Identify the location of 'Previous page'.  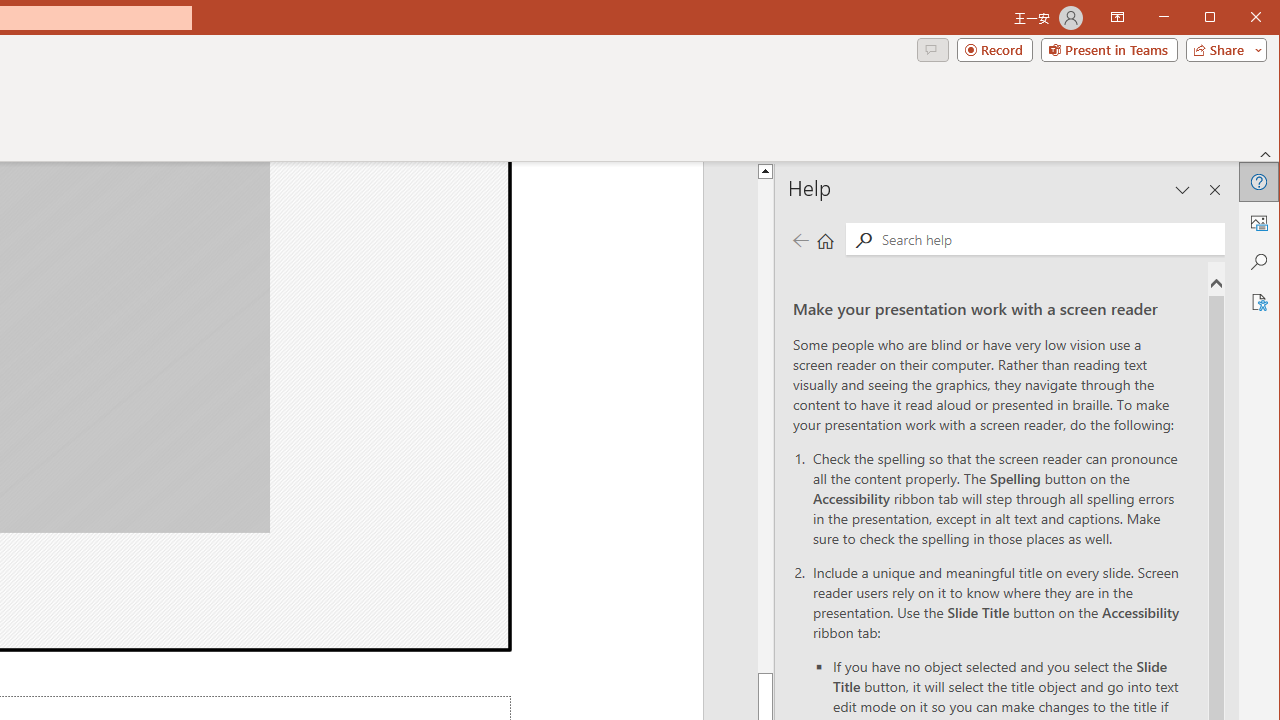
(800, 239).